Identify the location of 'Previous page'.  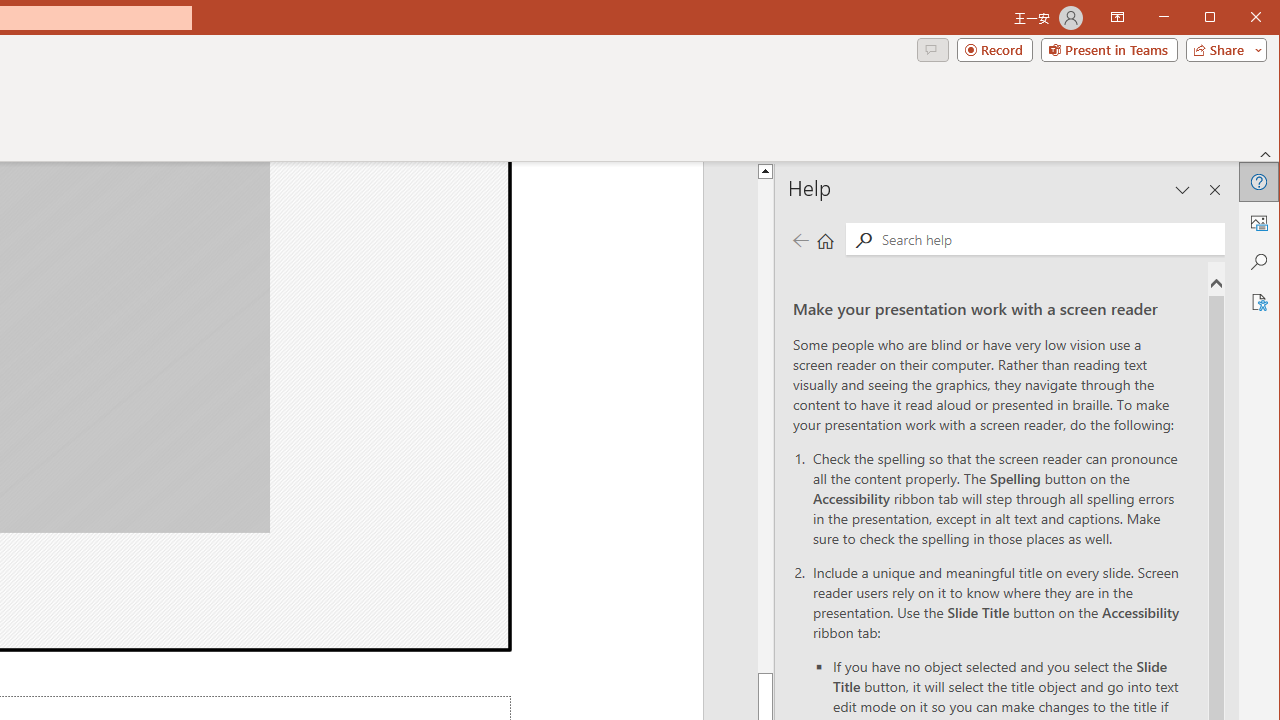
(800, 239).